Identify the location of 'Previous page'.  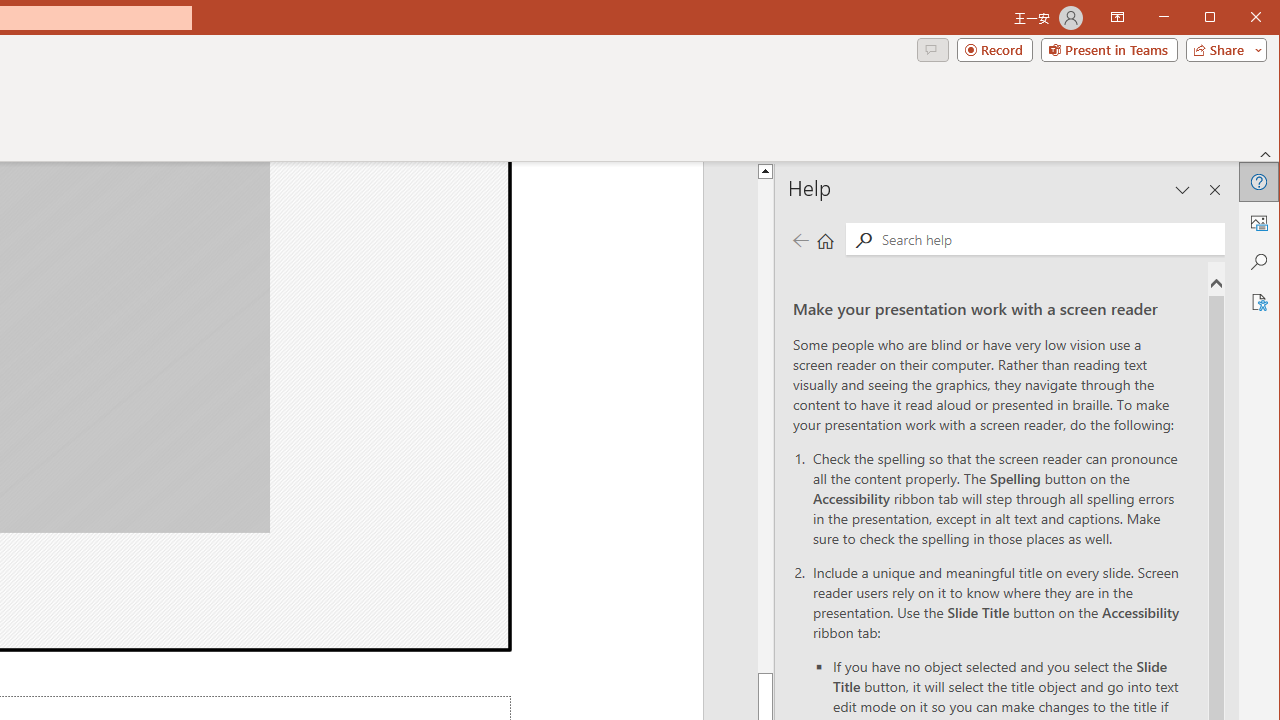
(800, 239).